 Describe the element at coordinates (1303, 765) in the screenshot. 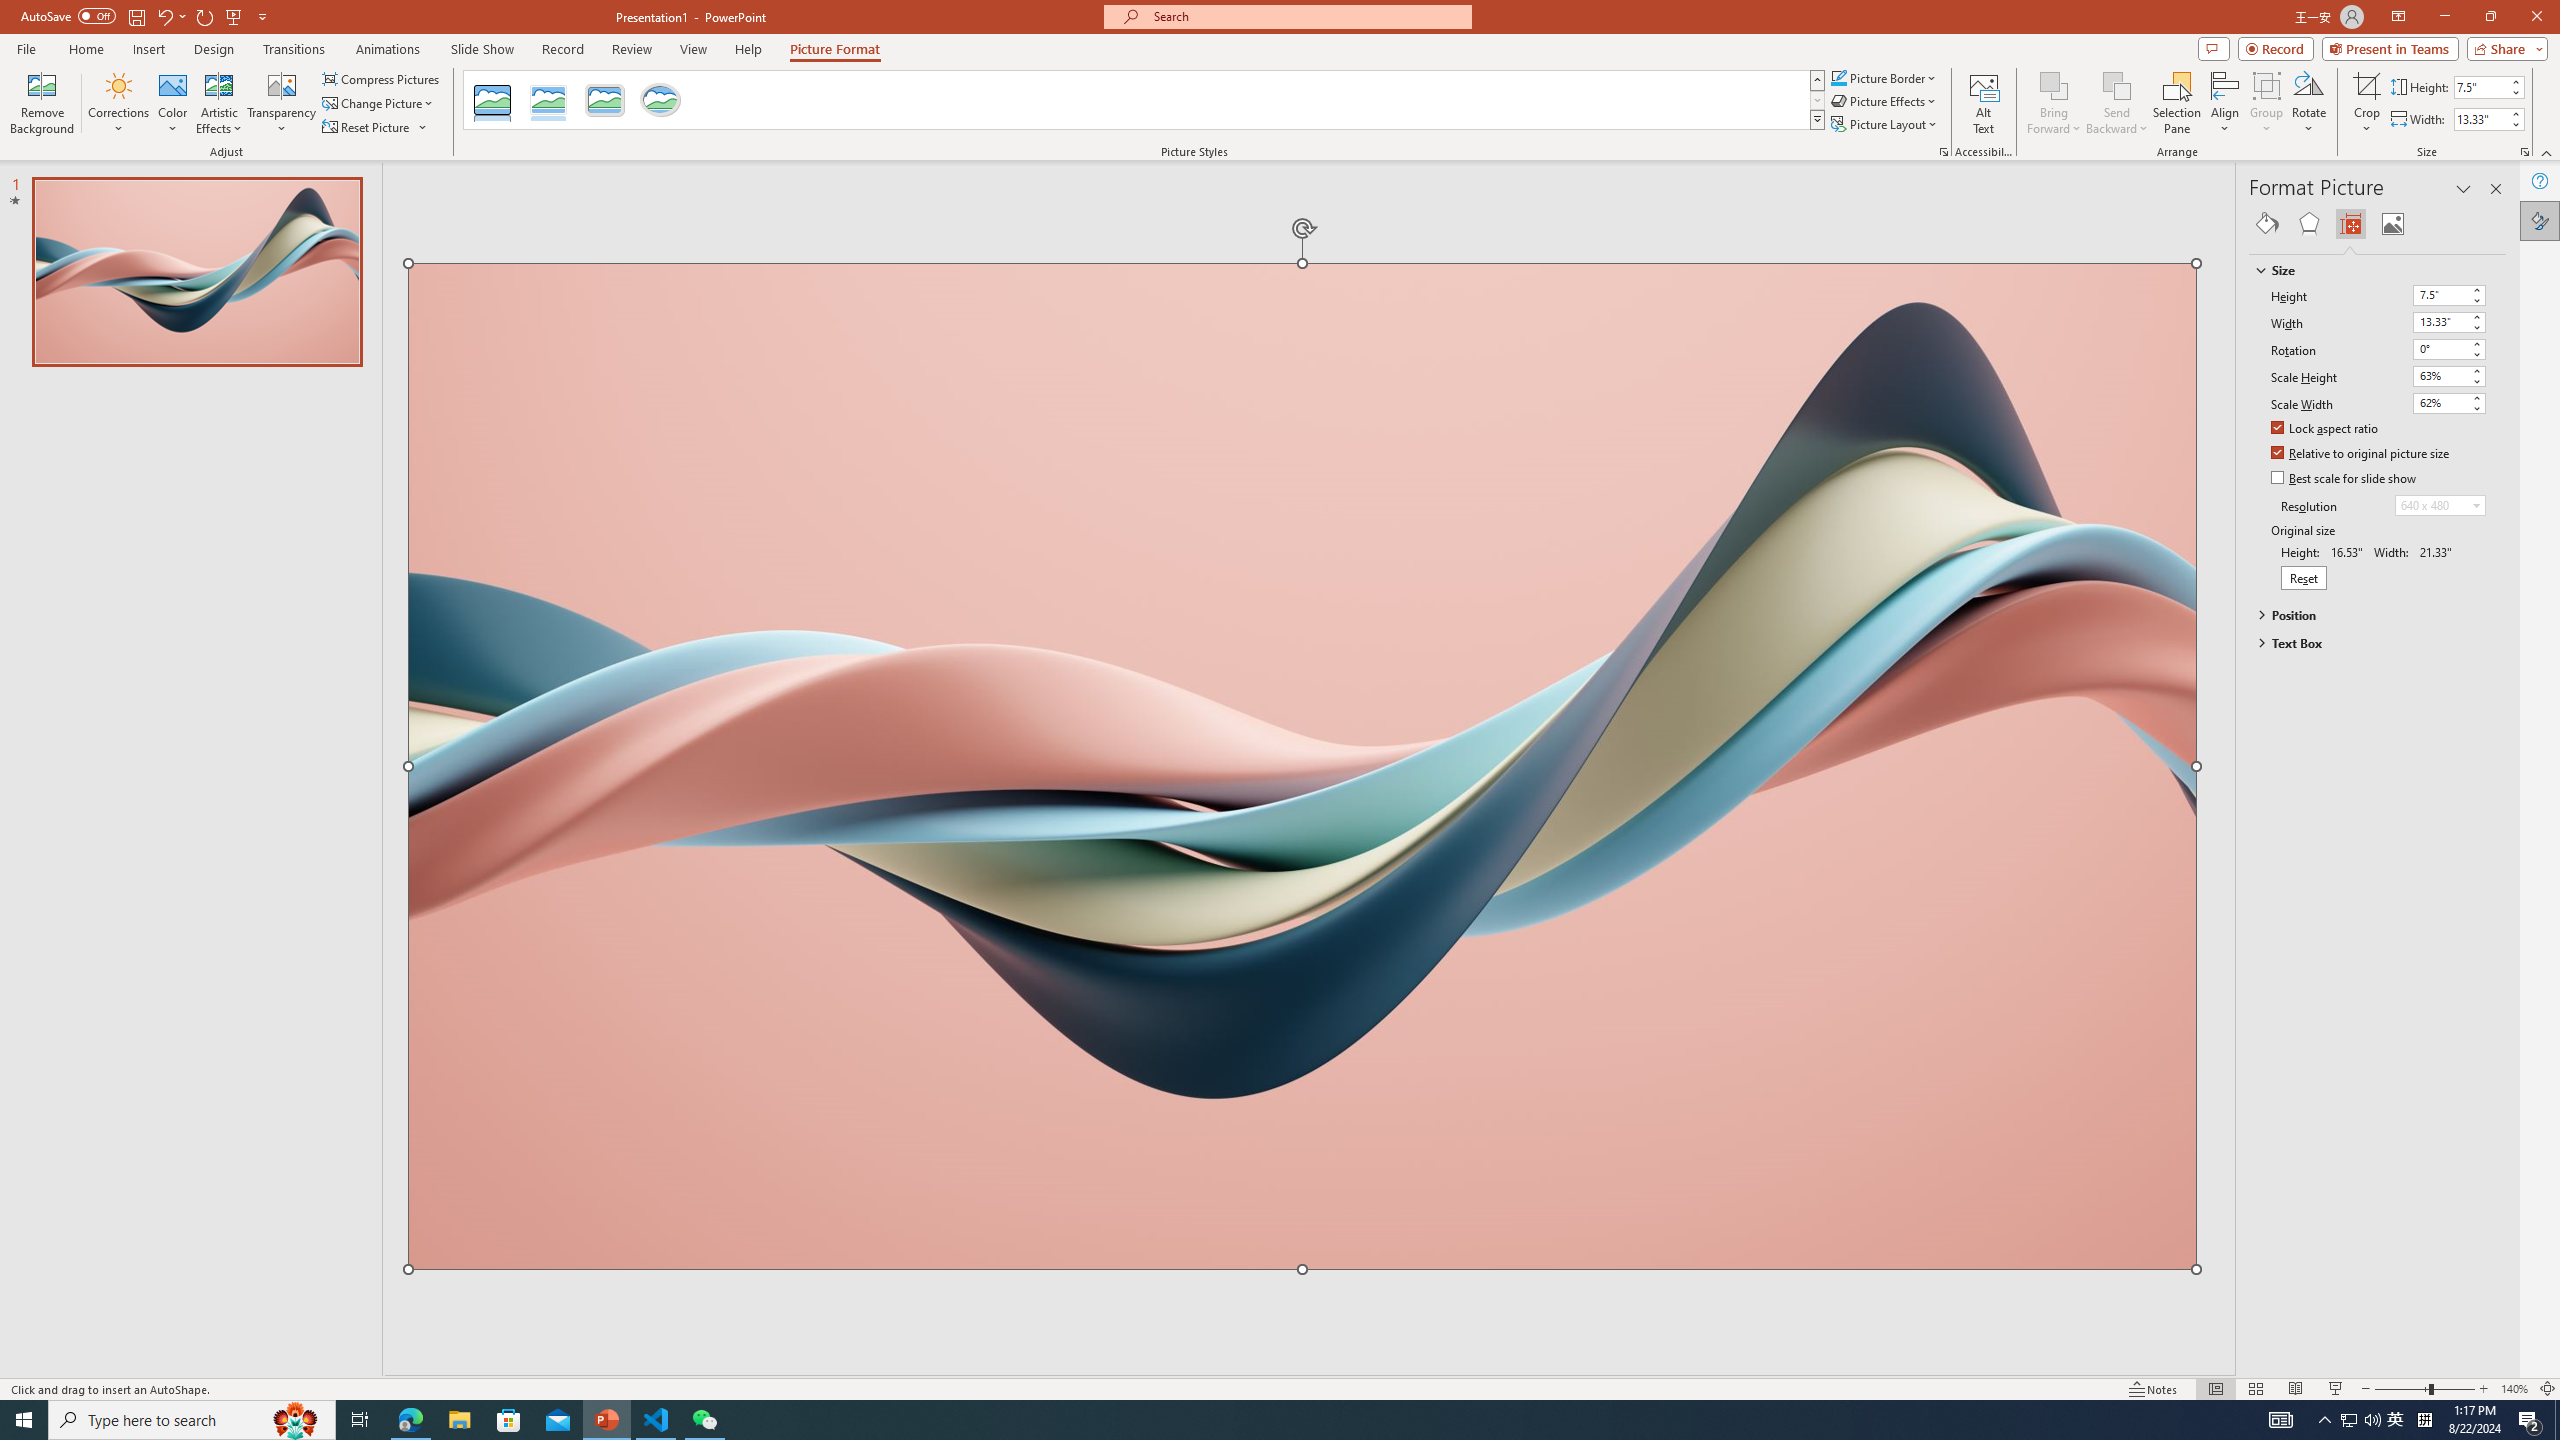

I see `'Wavy 3D art'` at that location.